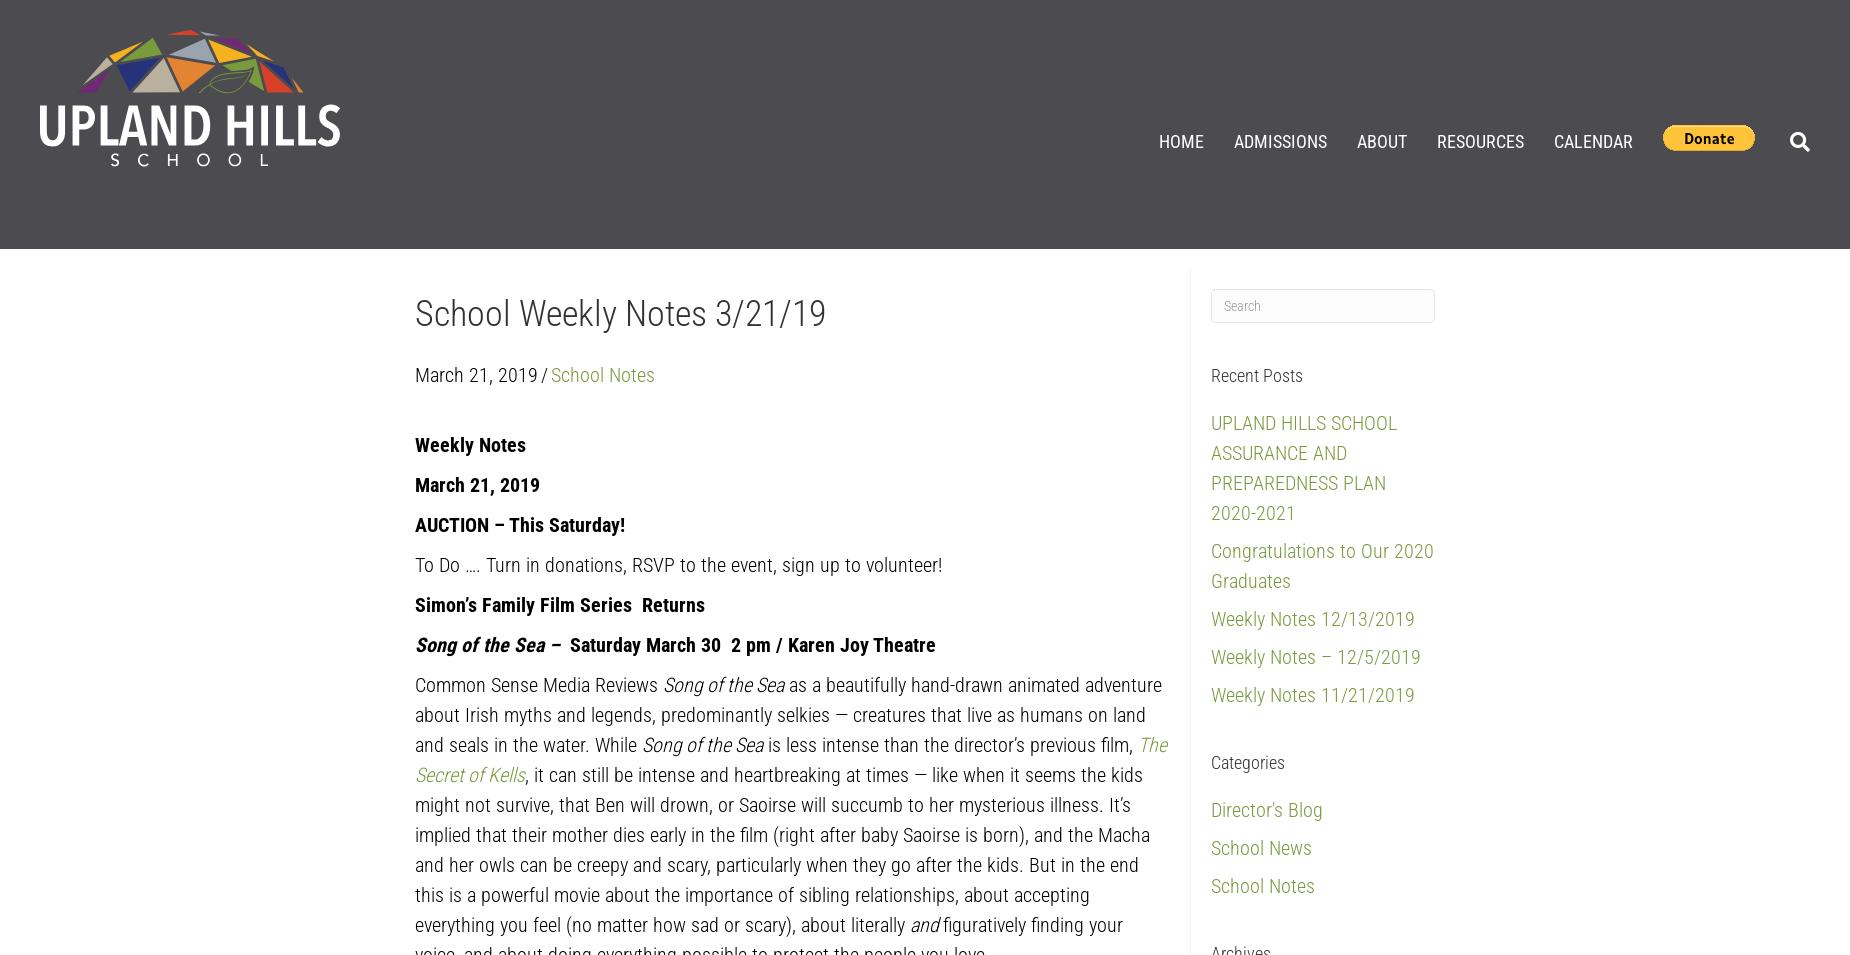  What do you see at coordinates (539, 682) in the screenshot?
I see `'Common Sense Media Reviews'` at bounding box center [539, 682].